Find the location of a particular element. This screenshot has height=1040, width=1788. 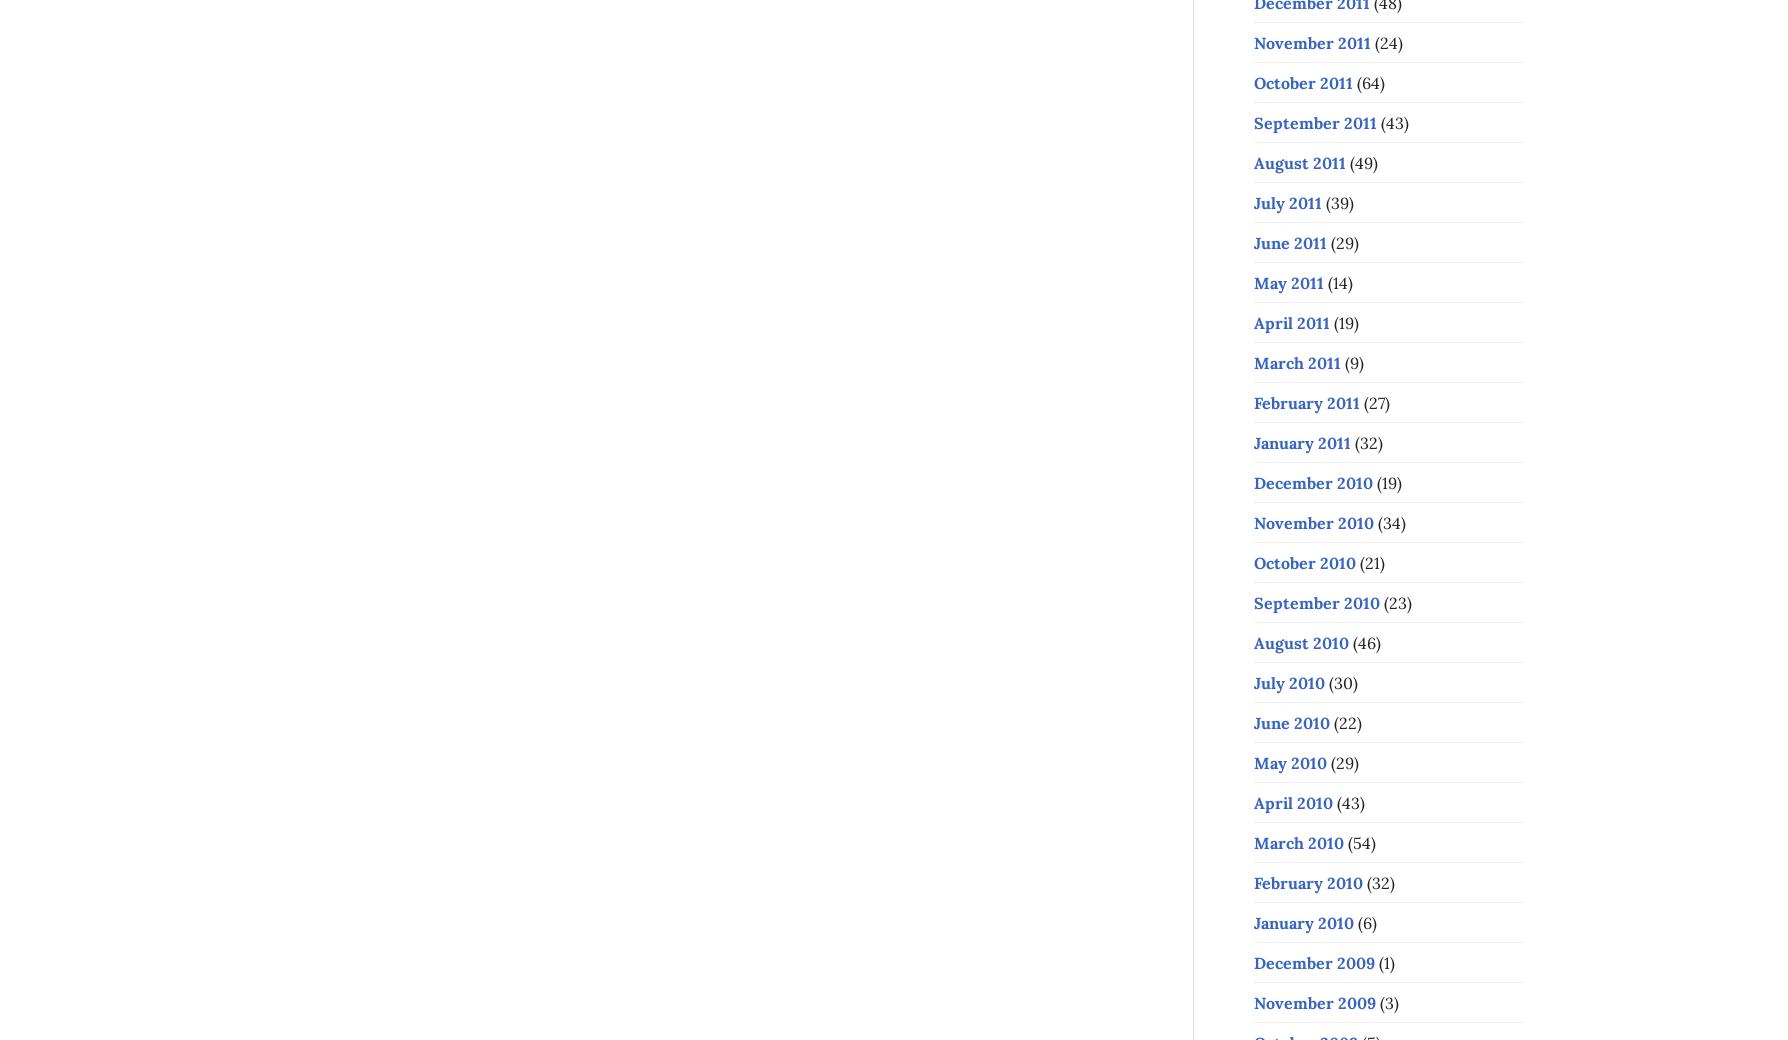

'October 2010' is located at coordinates (1304, 561).